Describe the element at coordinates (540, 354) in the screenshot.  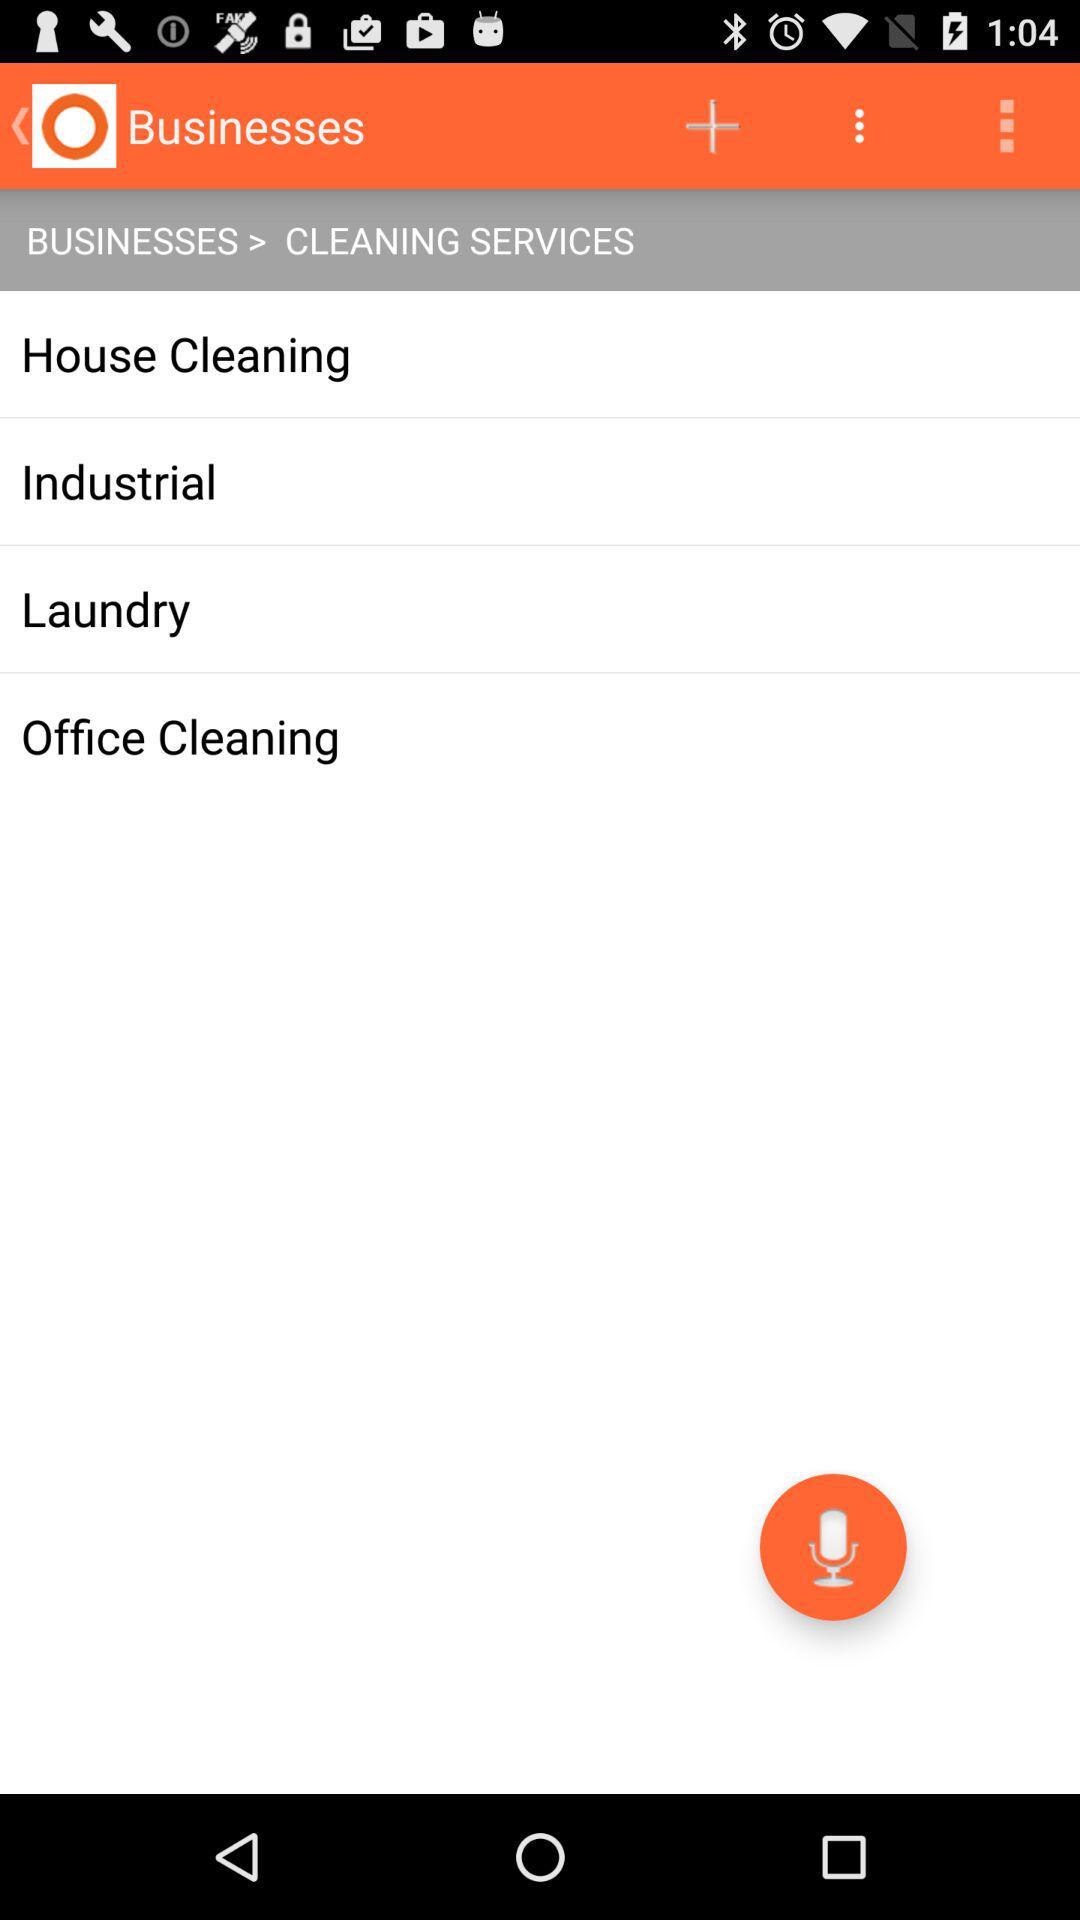
I see `the icon below the businesses >  cleaning services item` at that location.